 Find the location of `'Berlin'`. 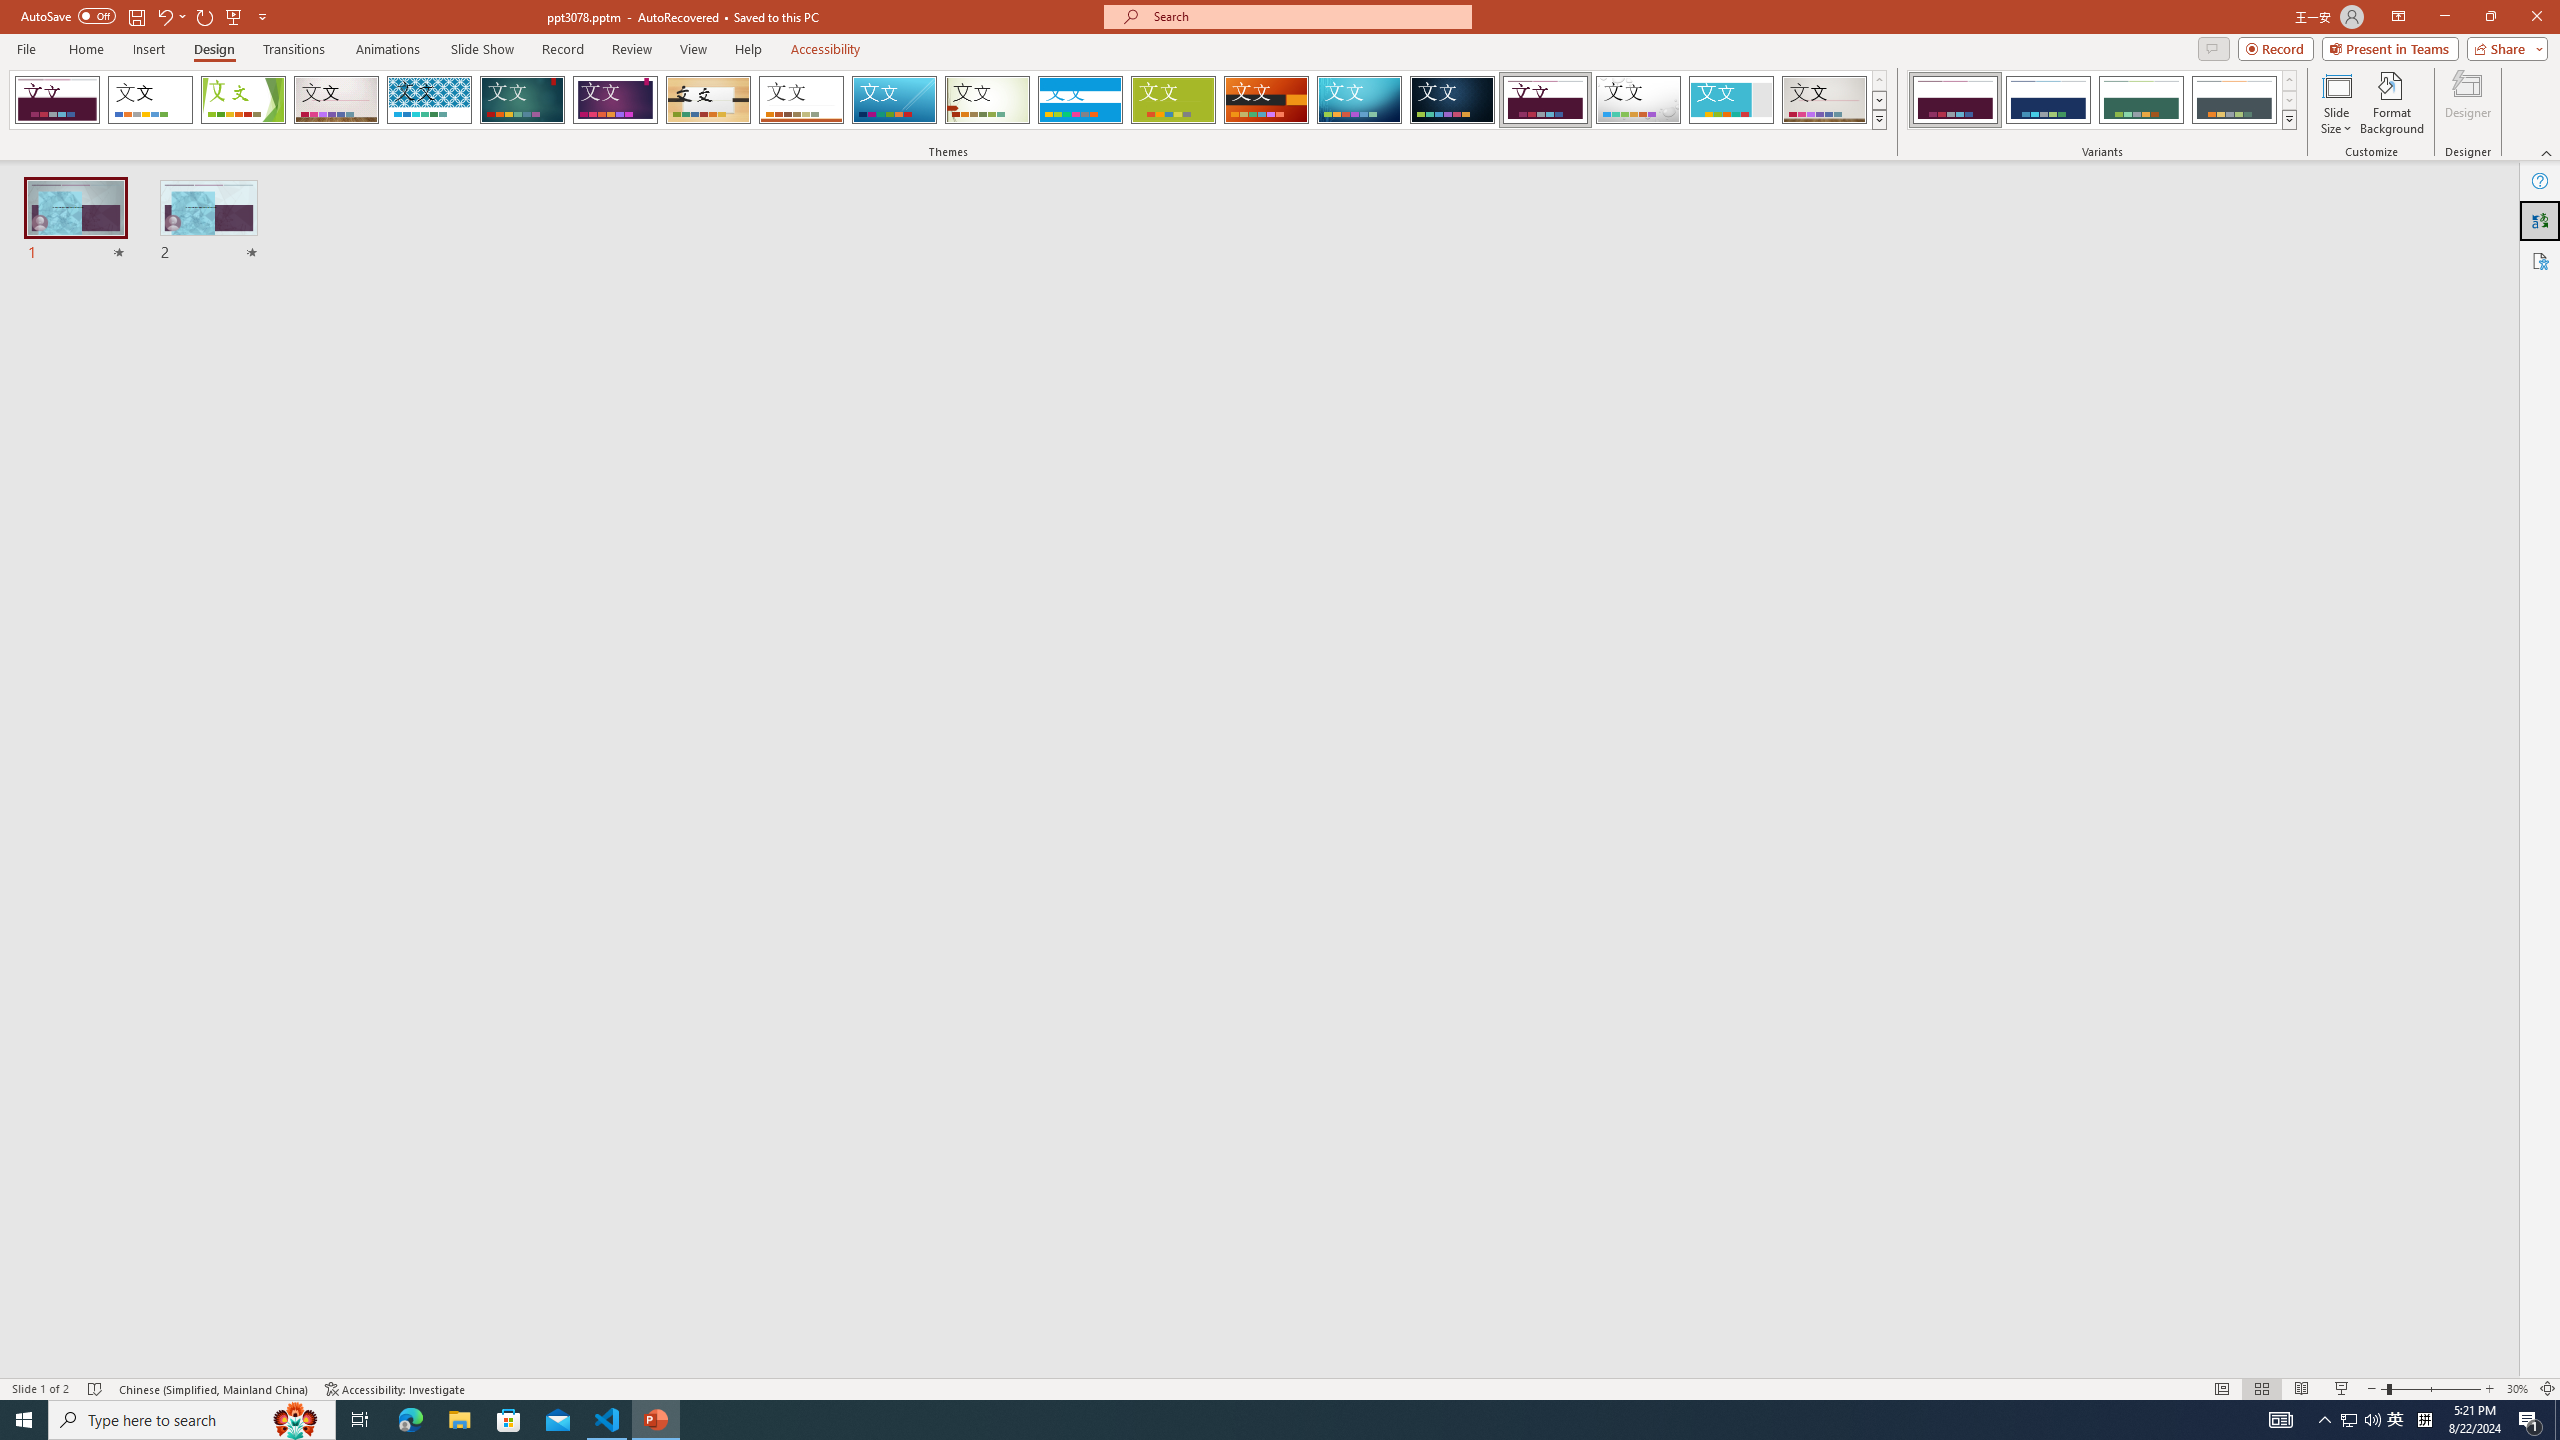

'Berlin' is located at coordinates (1267, 99).